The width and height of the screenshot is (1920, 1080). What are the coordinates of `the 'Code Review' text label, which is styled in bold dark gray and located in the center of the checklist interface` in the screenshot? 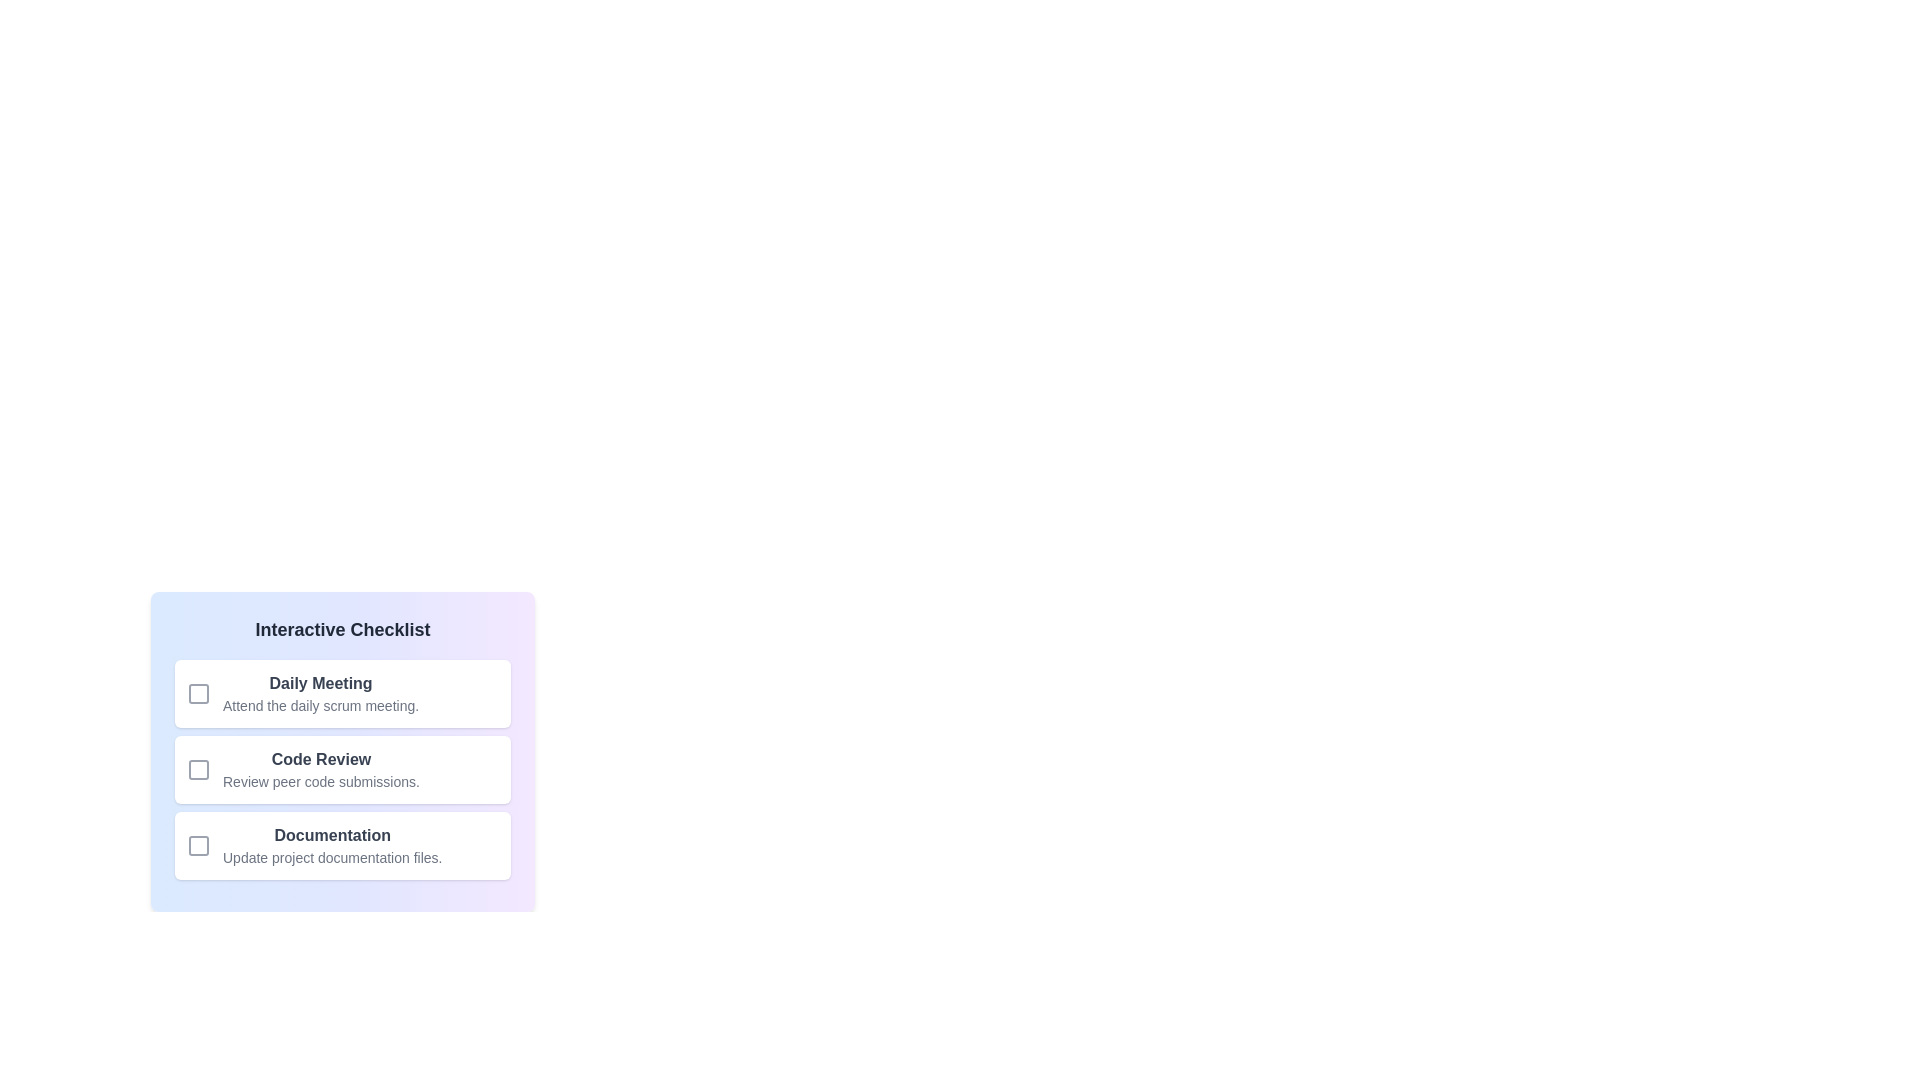 It's located at (321, 759).